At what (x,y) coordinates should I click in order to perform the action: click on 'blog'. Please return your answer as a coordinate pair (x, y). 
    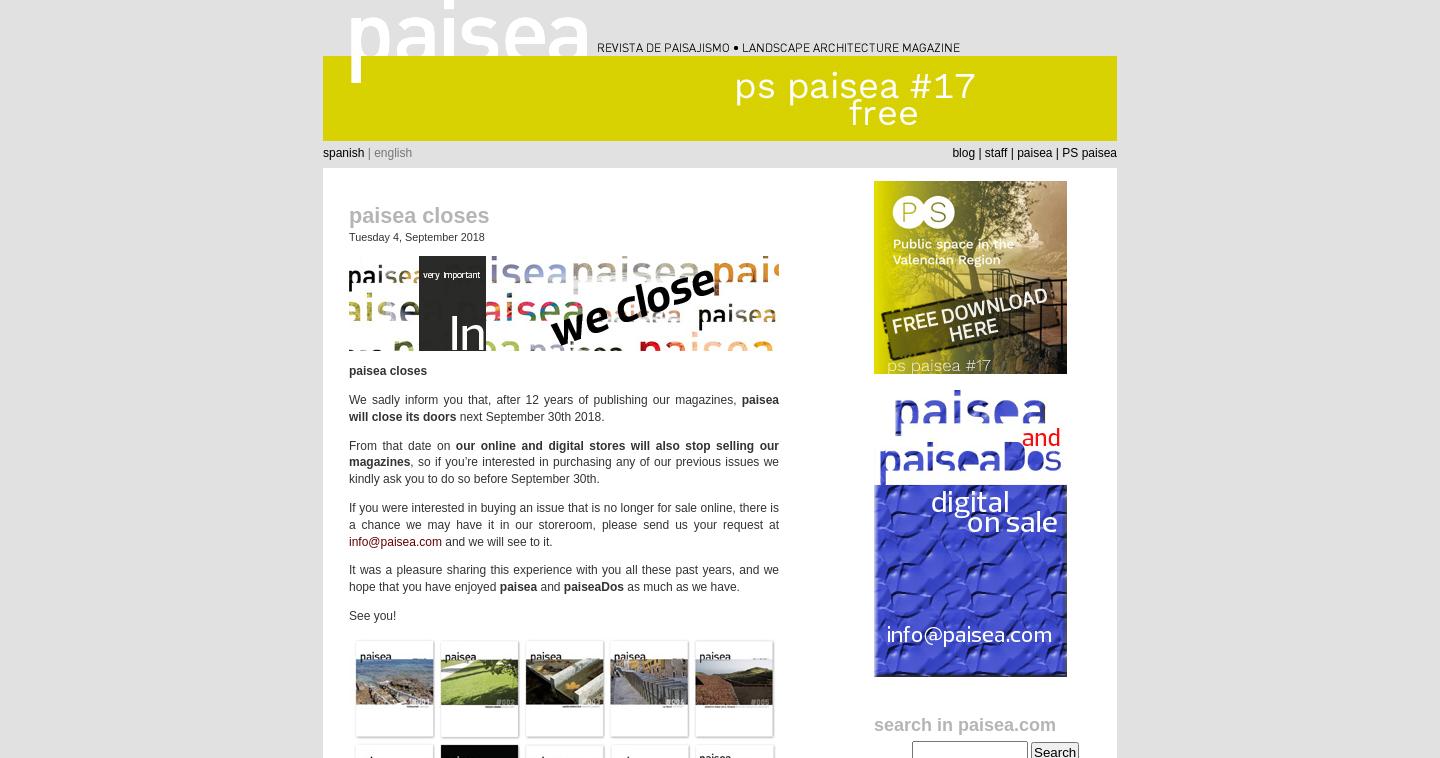
    Looking at the image, I should click on (951, 151).